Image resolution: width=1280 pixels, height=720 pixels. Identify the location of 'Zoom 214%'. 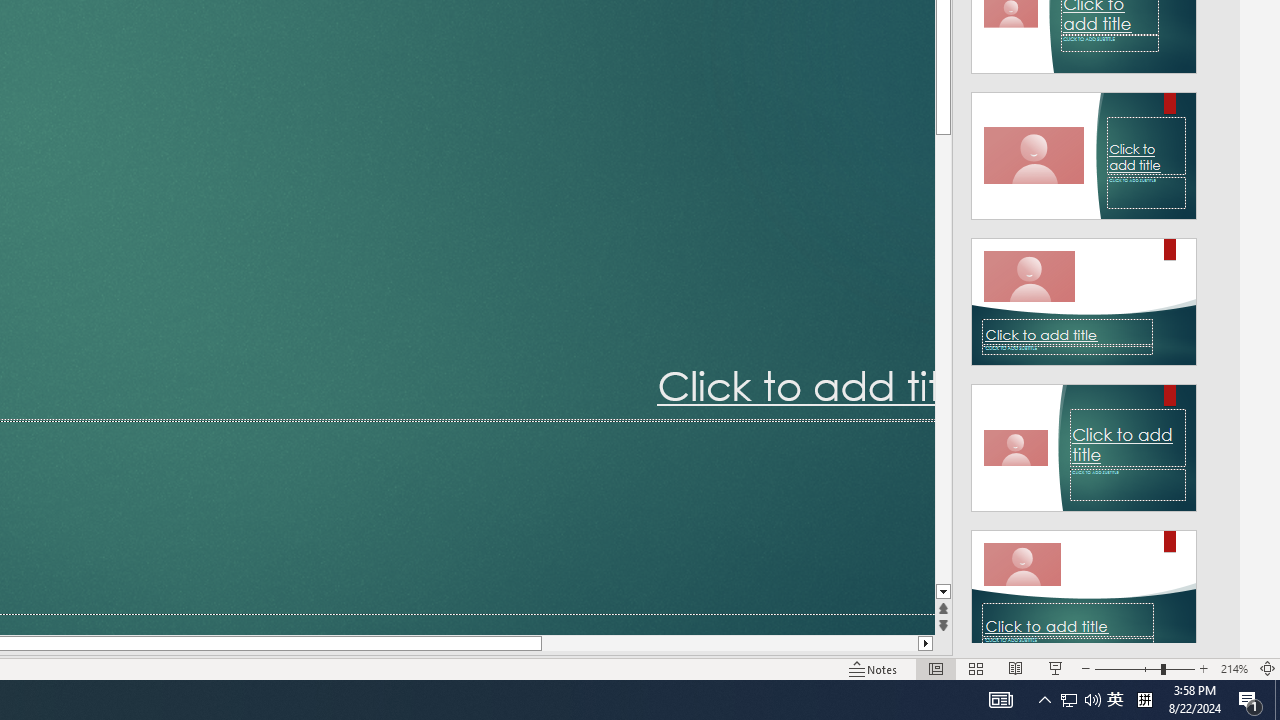
(1233, 669).